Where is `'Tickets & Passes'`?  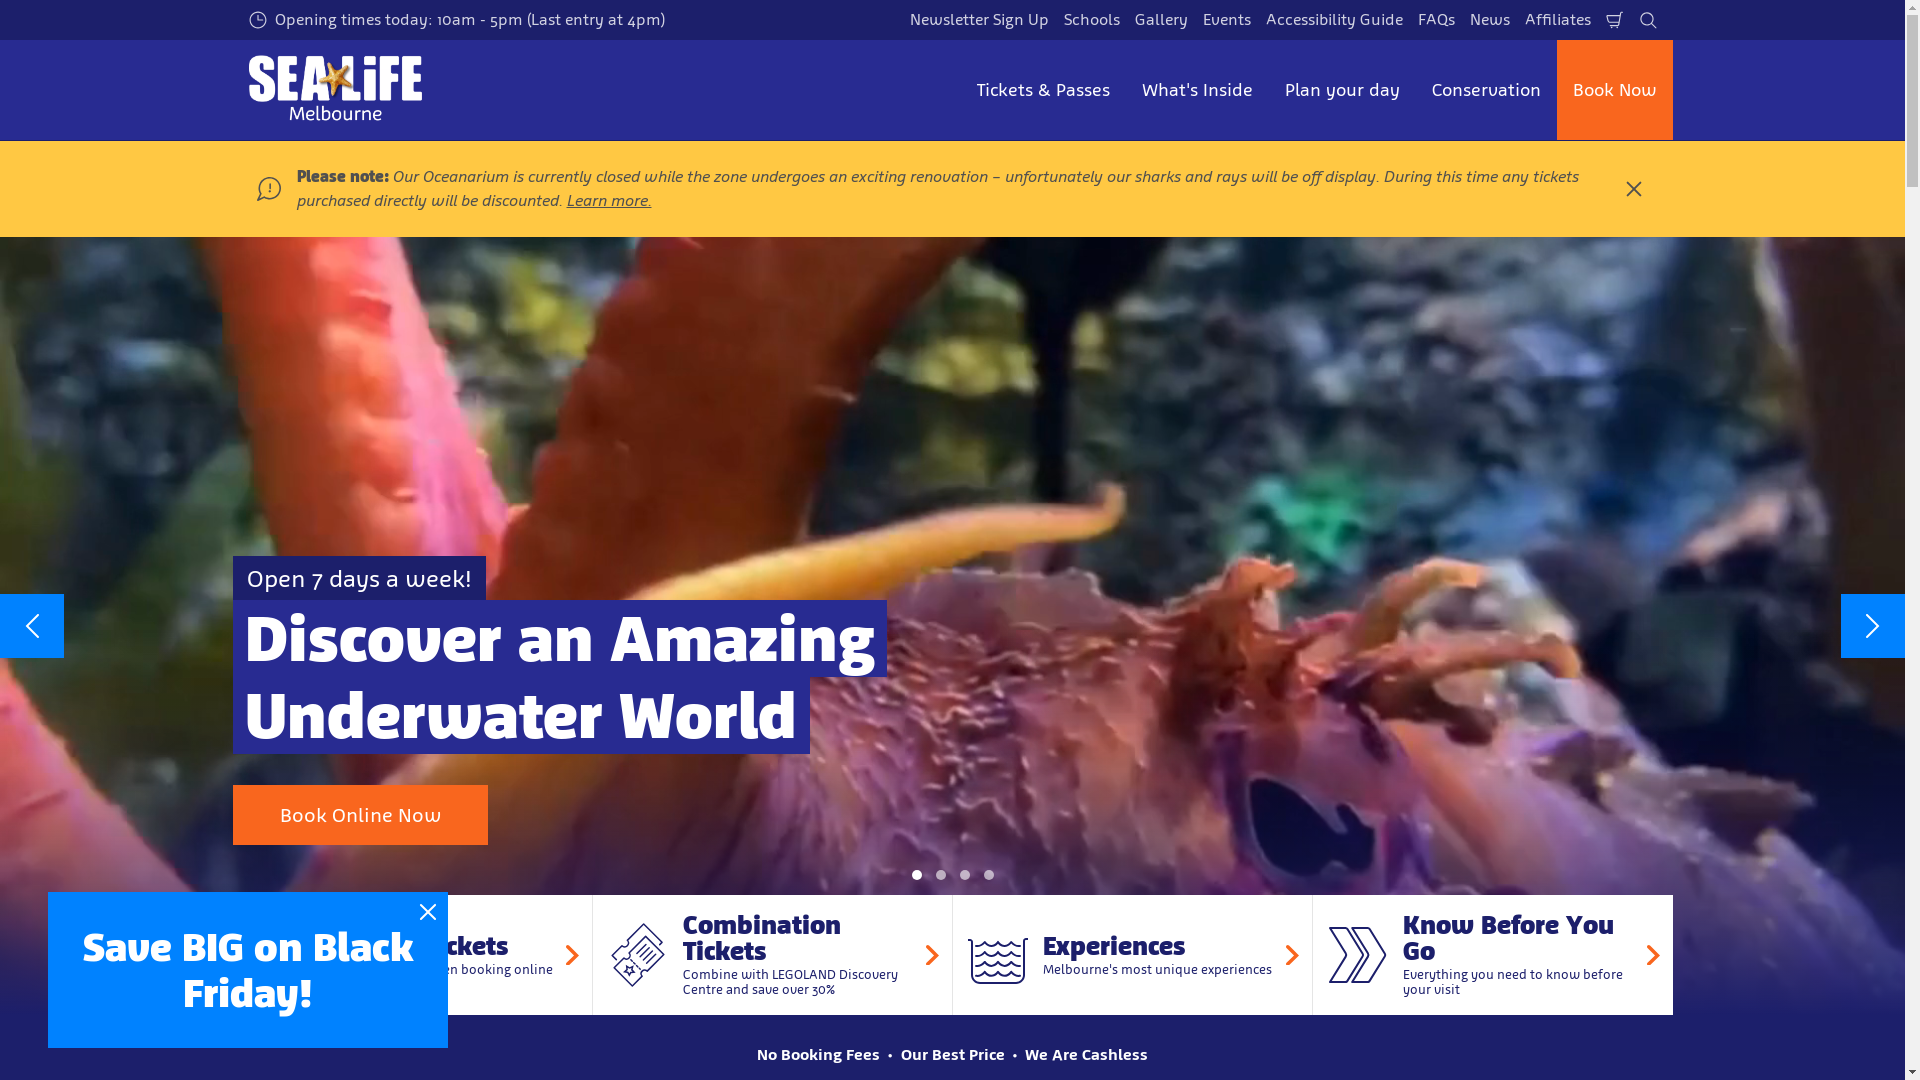
'Tickets & Passes' is located at coordinates (1041, 88).